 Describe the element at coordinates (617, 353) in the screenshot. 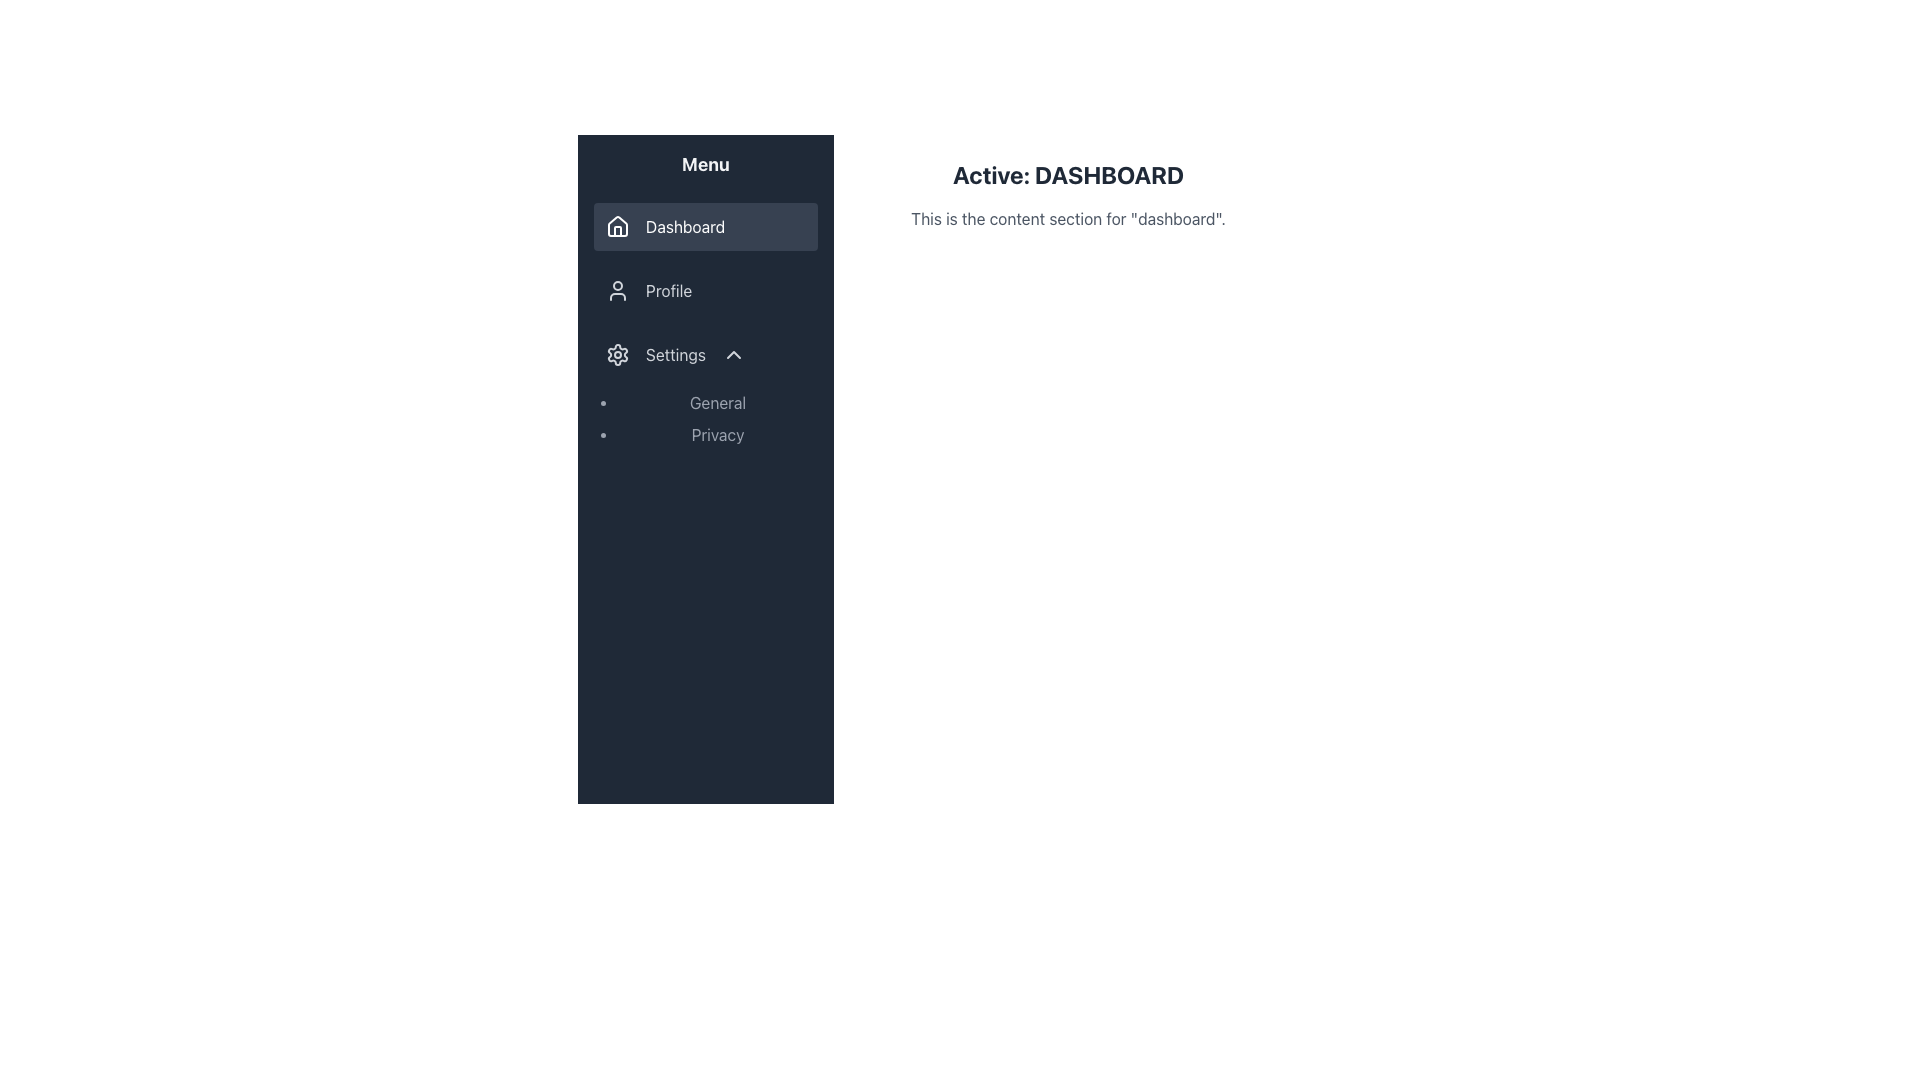

I see `the gear icon representing the 'Settings' section in the navigation menu` at that location.